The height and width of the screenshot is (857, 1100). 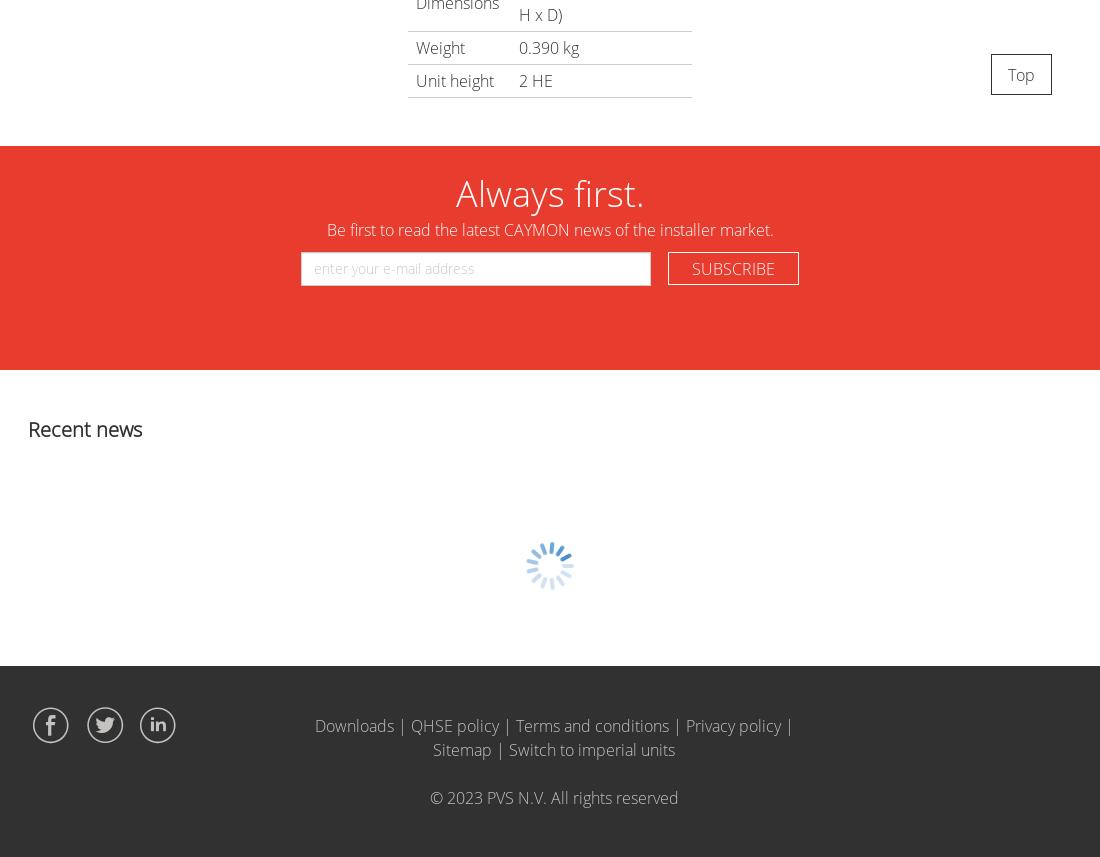 What do you see at coordinates (428, 797) in the screenshot?
I see `'© 2023 PVS N.V. All rights reserved'` at bounding box center [428, 797].